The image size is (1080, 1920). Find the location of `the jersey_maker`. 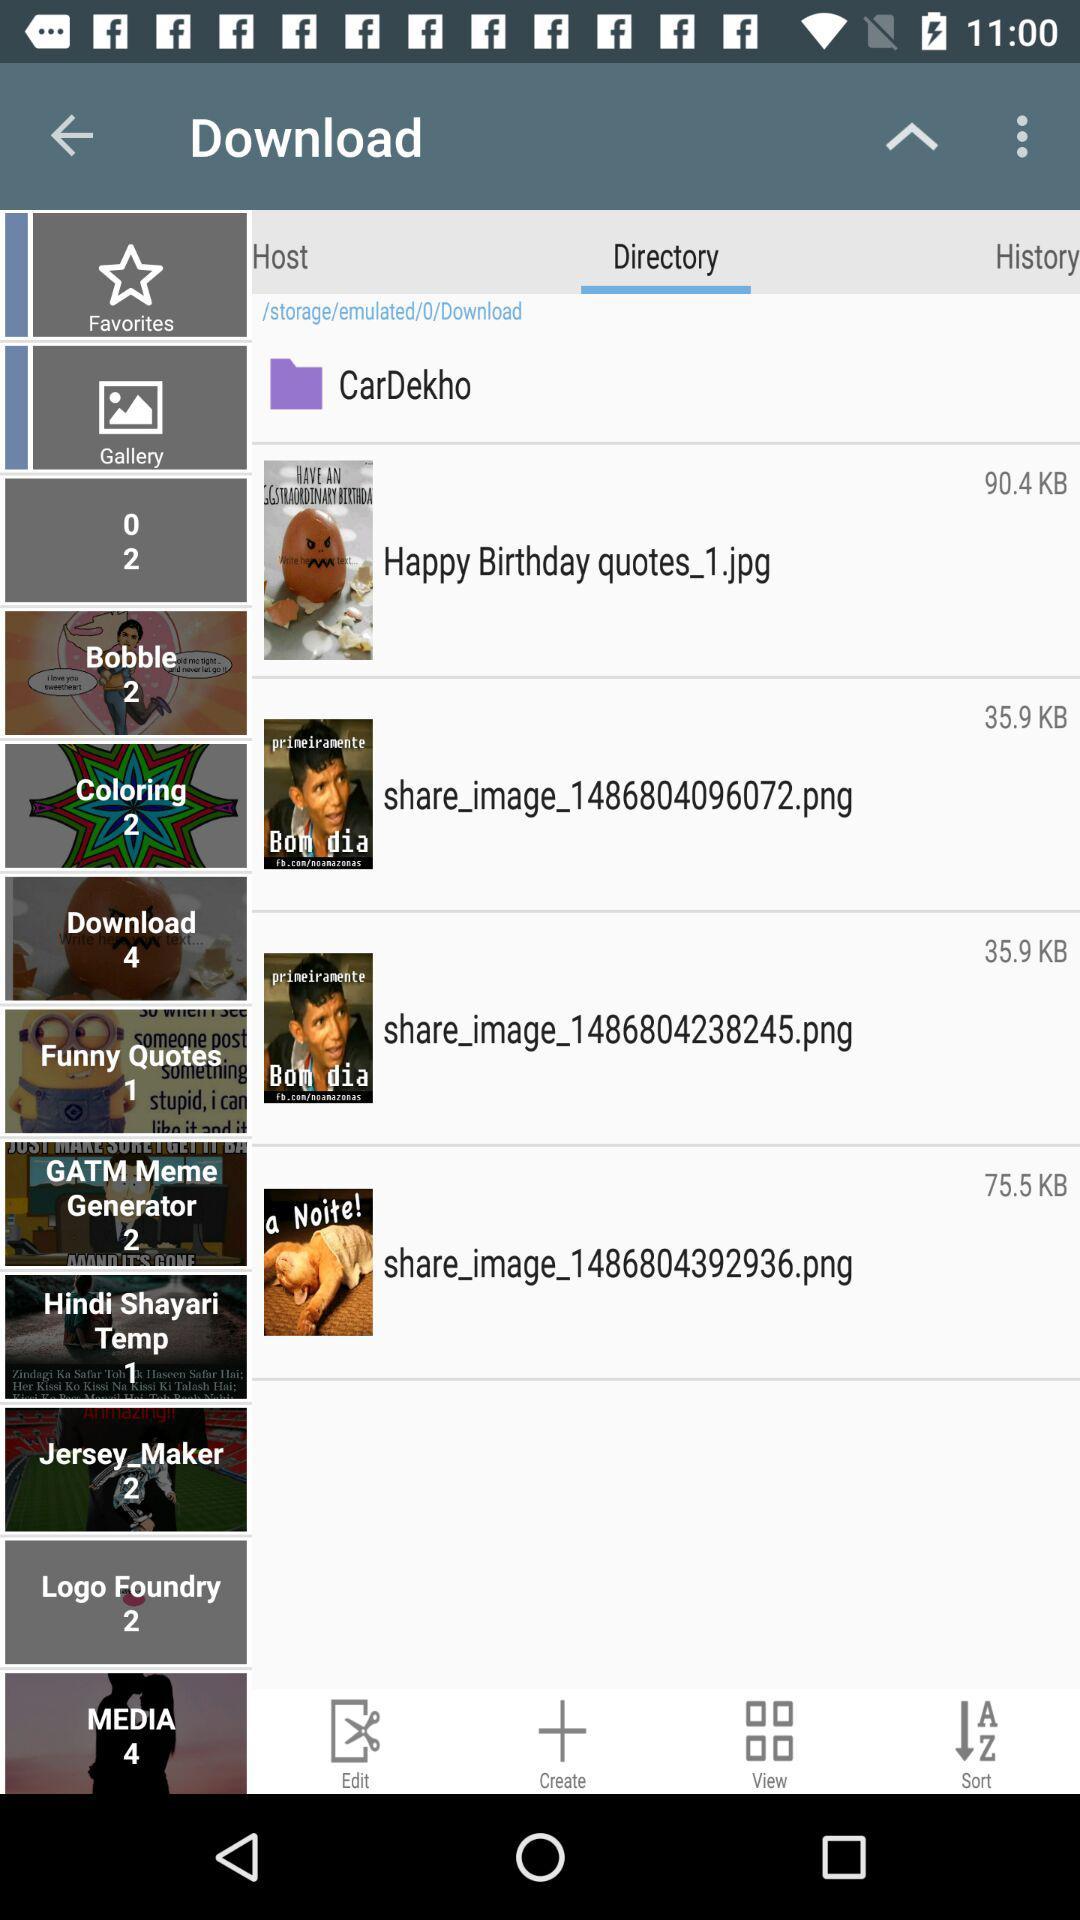

the jersey_maker is located at coordinates (128, 1469).